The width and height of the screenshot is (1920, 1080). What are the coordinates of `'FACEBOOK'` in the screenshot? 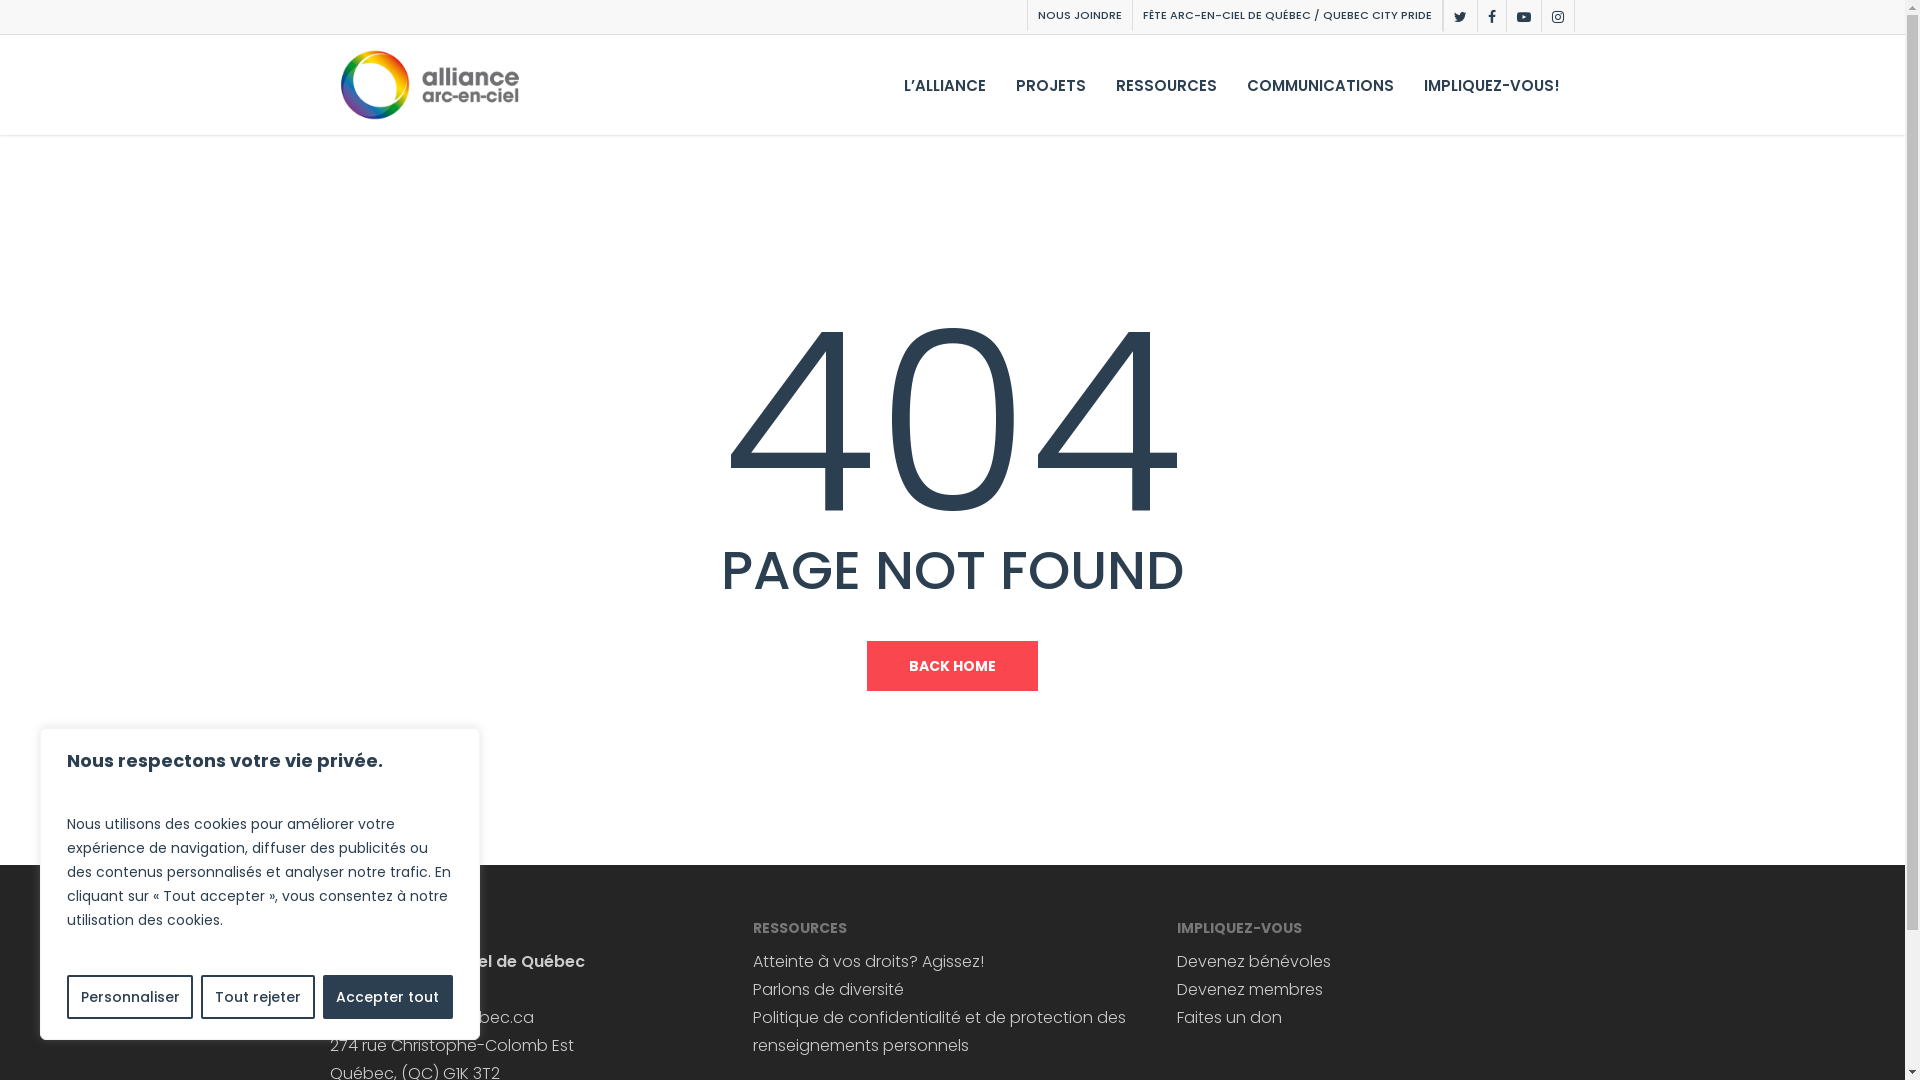 It's located at (1491, 15).